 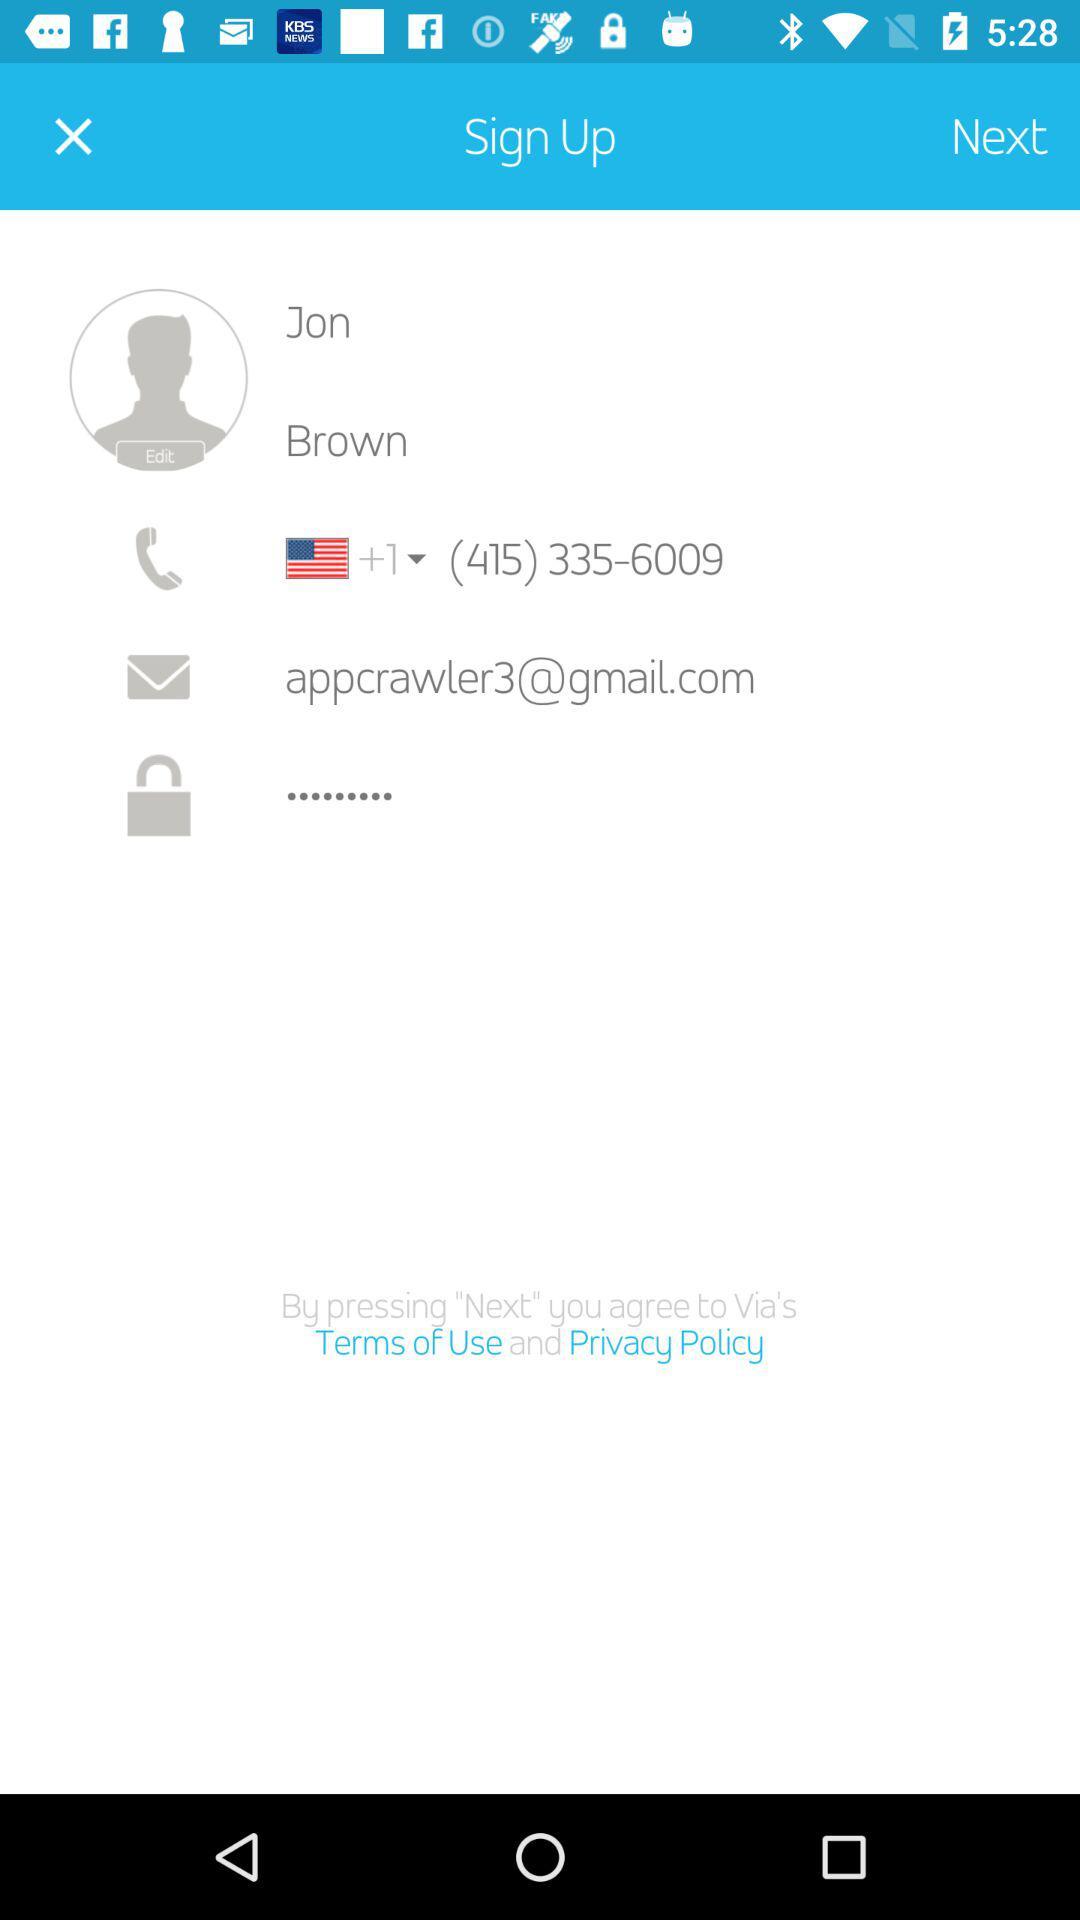 What do you see at coordinates (157, 380) in the screenshot?
I see `the avatar icon` at bounding box center [157, 380].